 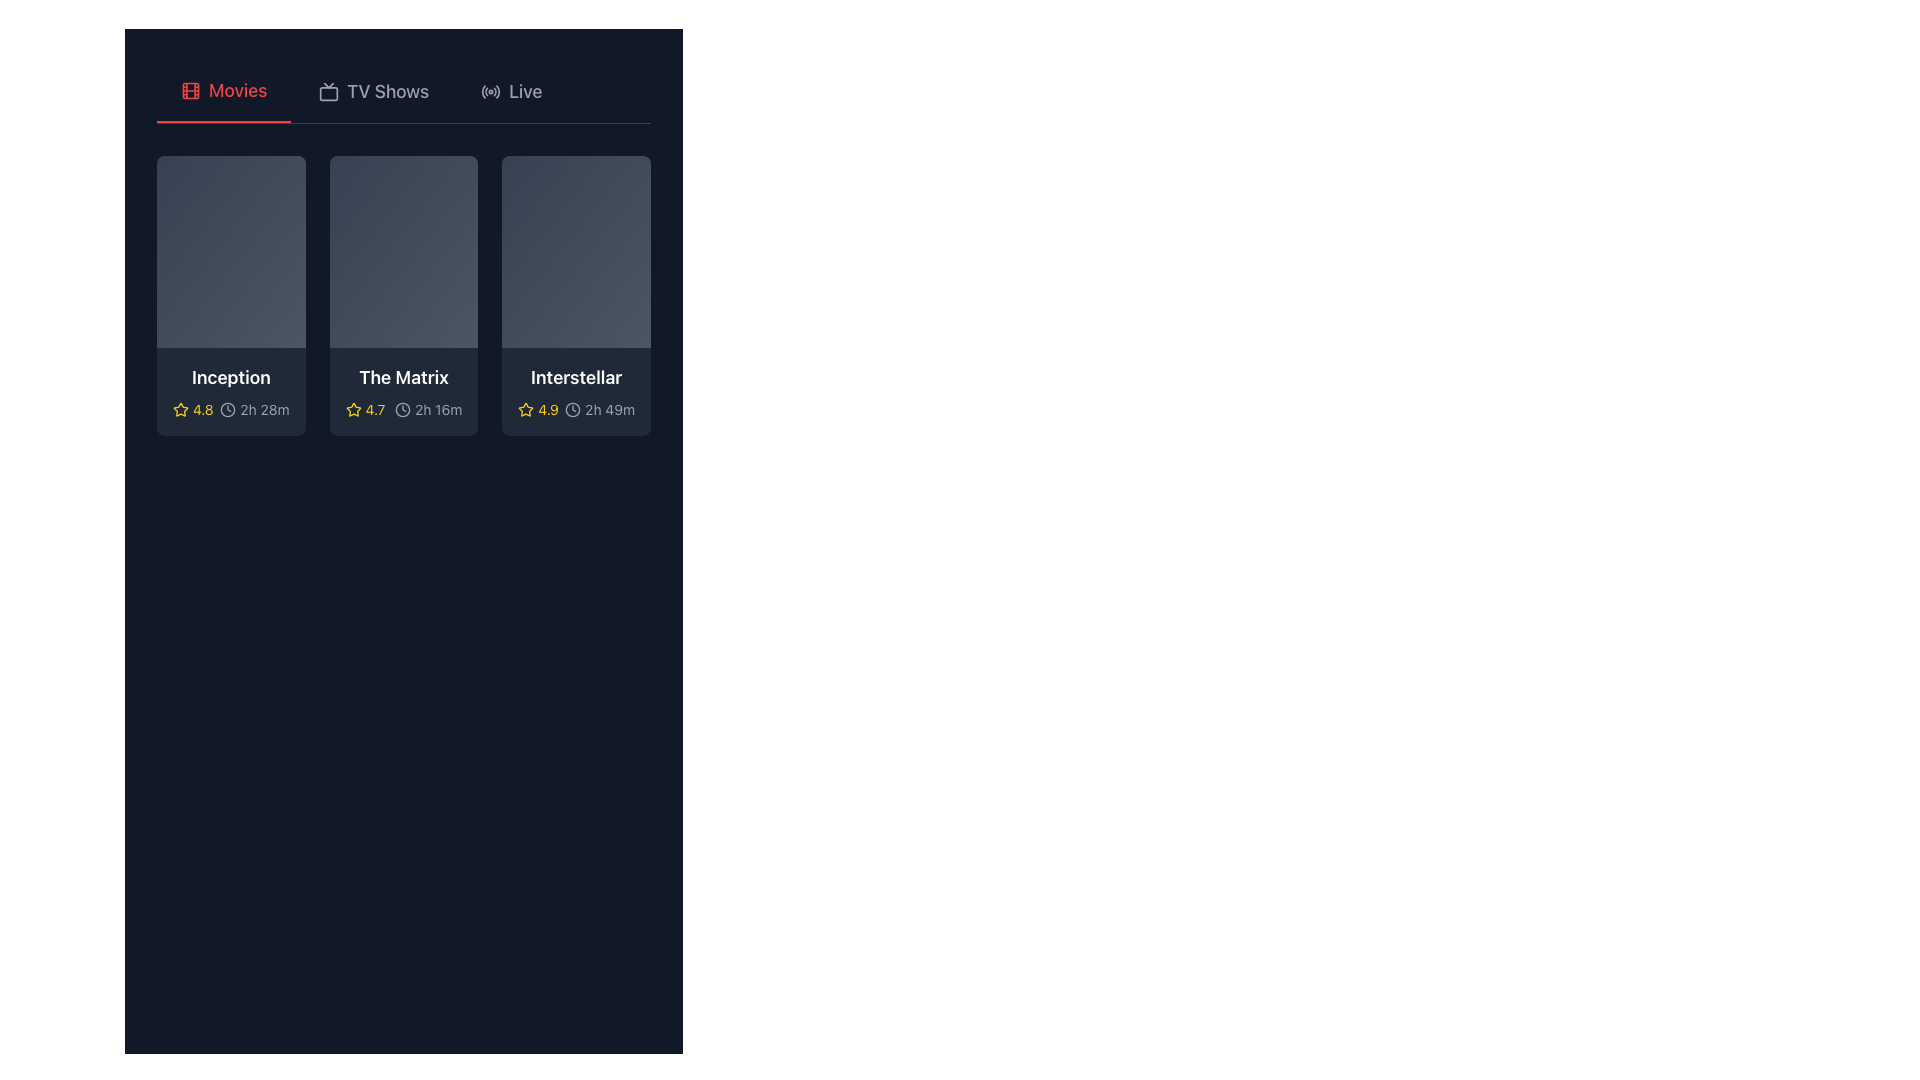 I want to click on the runtime indicator text label displaying '2h 28m' located beneath the title 'Inception' in the first column of movie cards, so click(x=231, y=408).